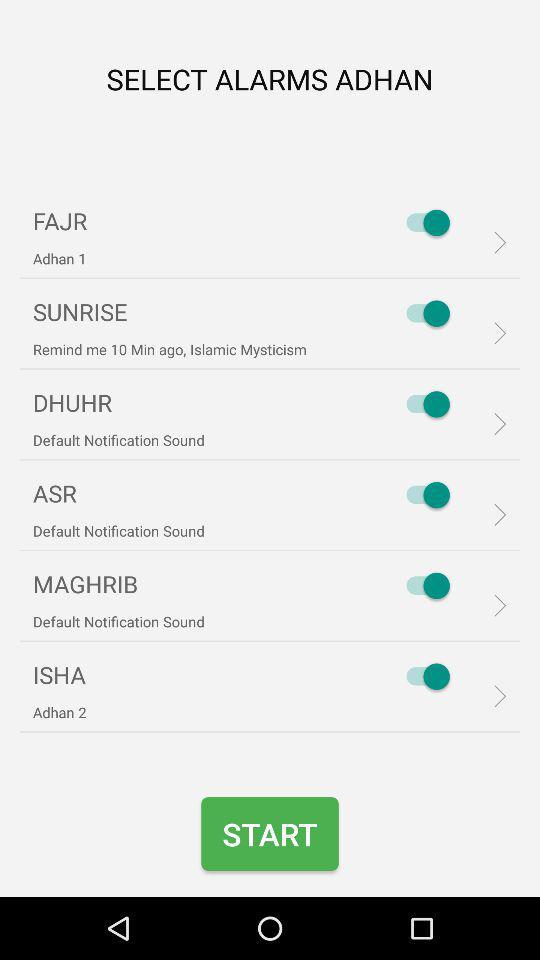  I want to click on the icon to the right of default notification sound icon, so click(422, 494).